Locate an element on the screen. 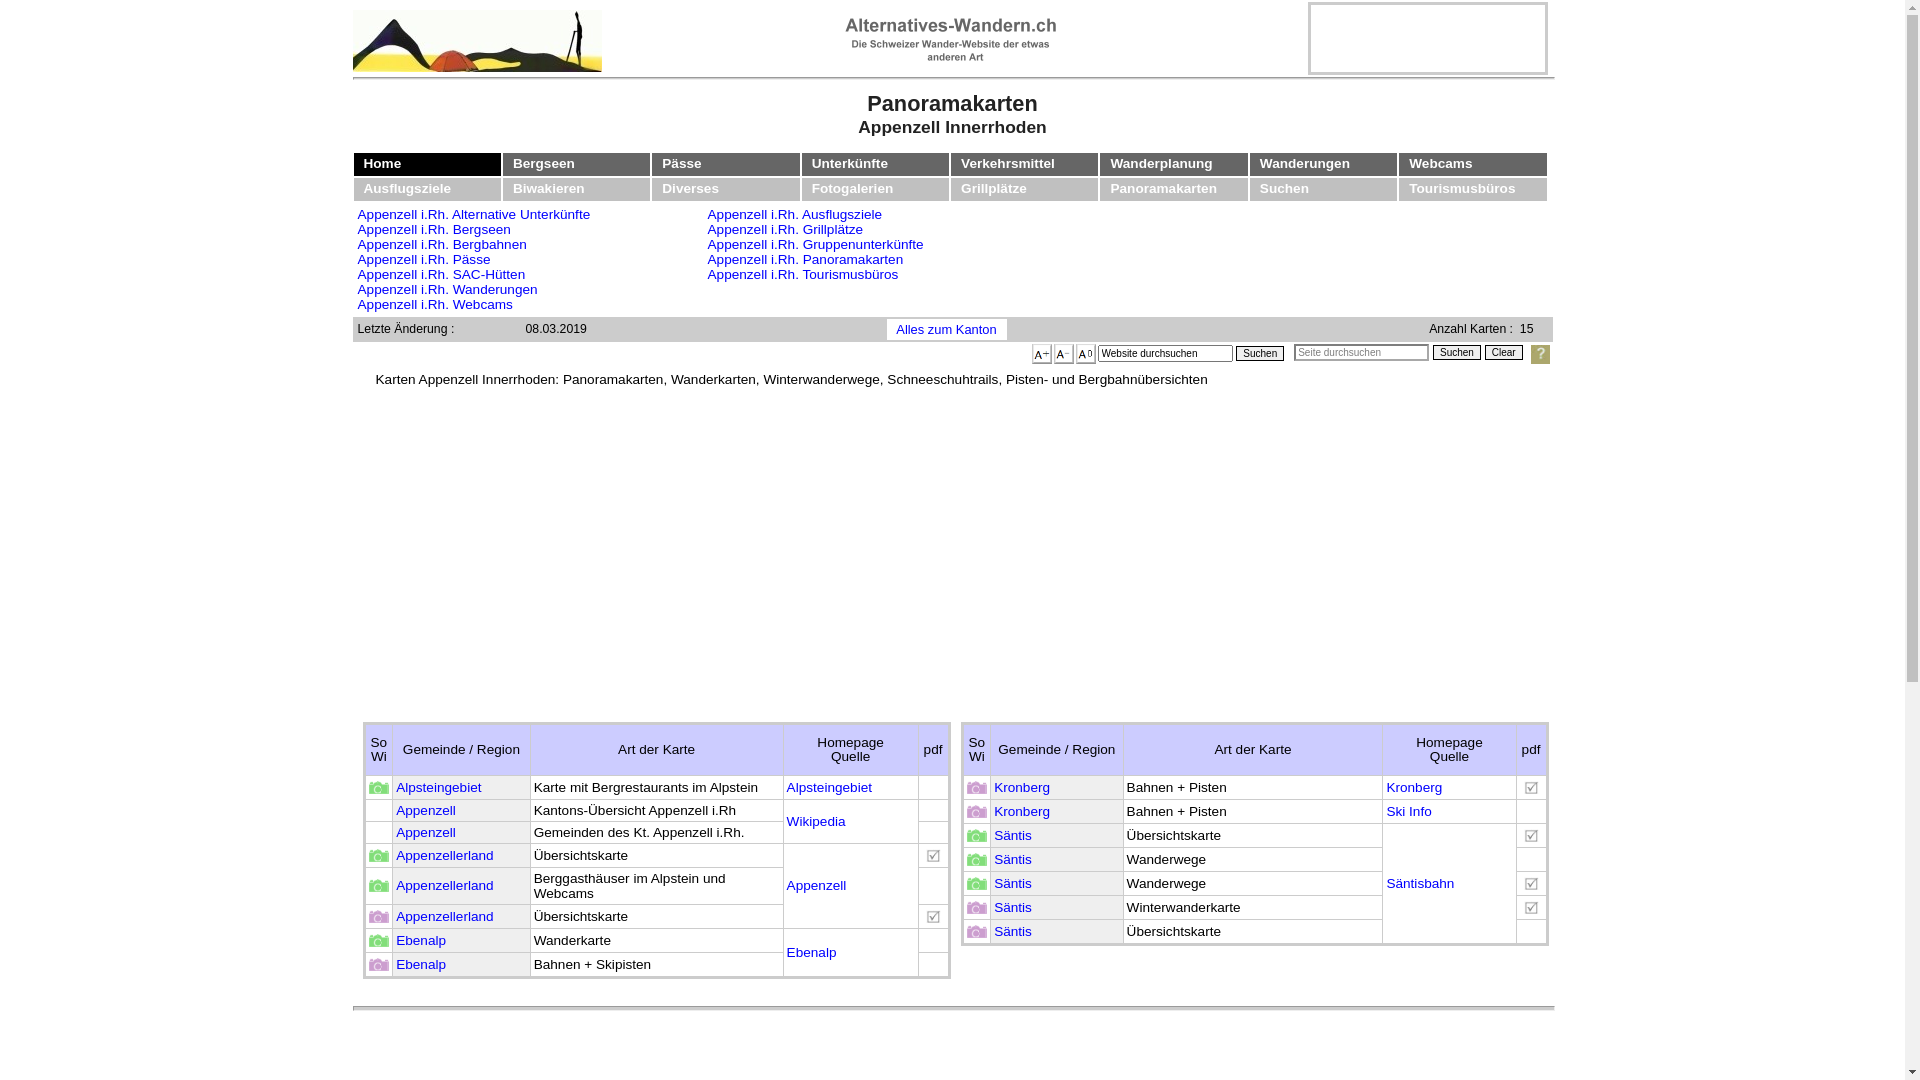 Image resolution: width=1920 pixels, height=1080 pixels. 'Fotogalerien' is located at coordinates (853, 188).